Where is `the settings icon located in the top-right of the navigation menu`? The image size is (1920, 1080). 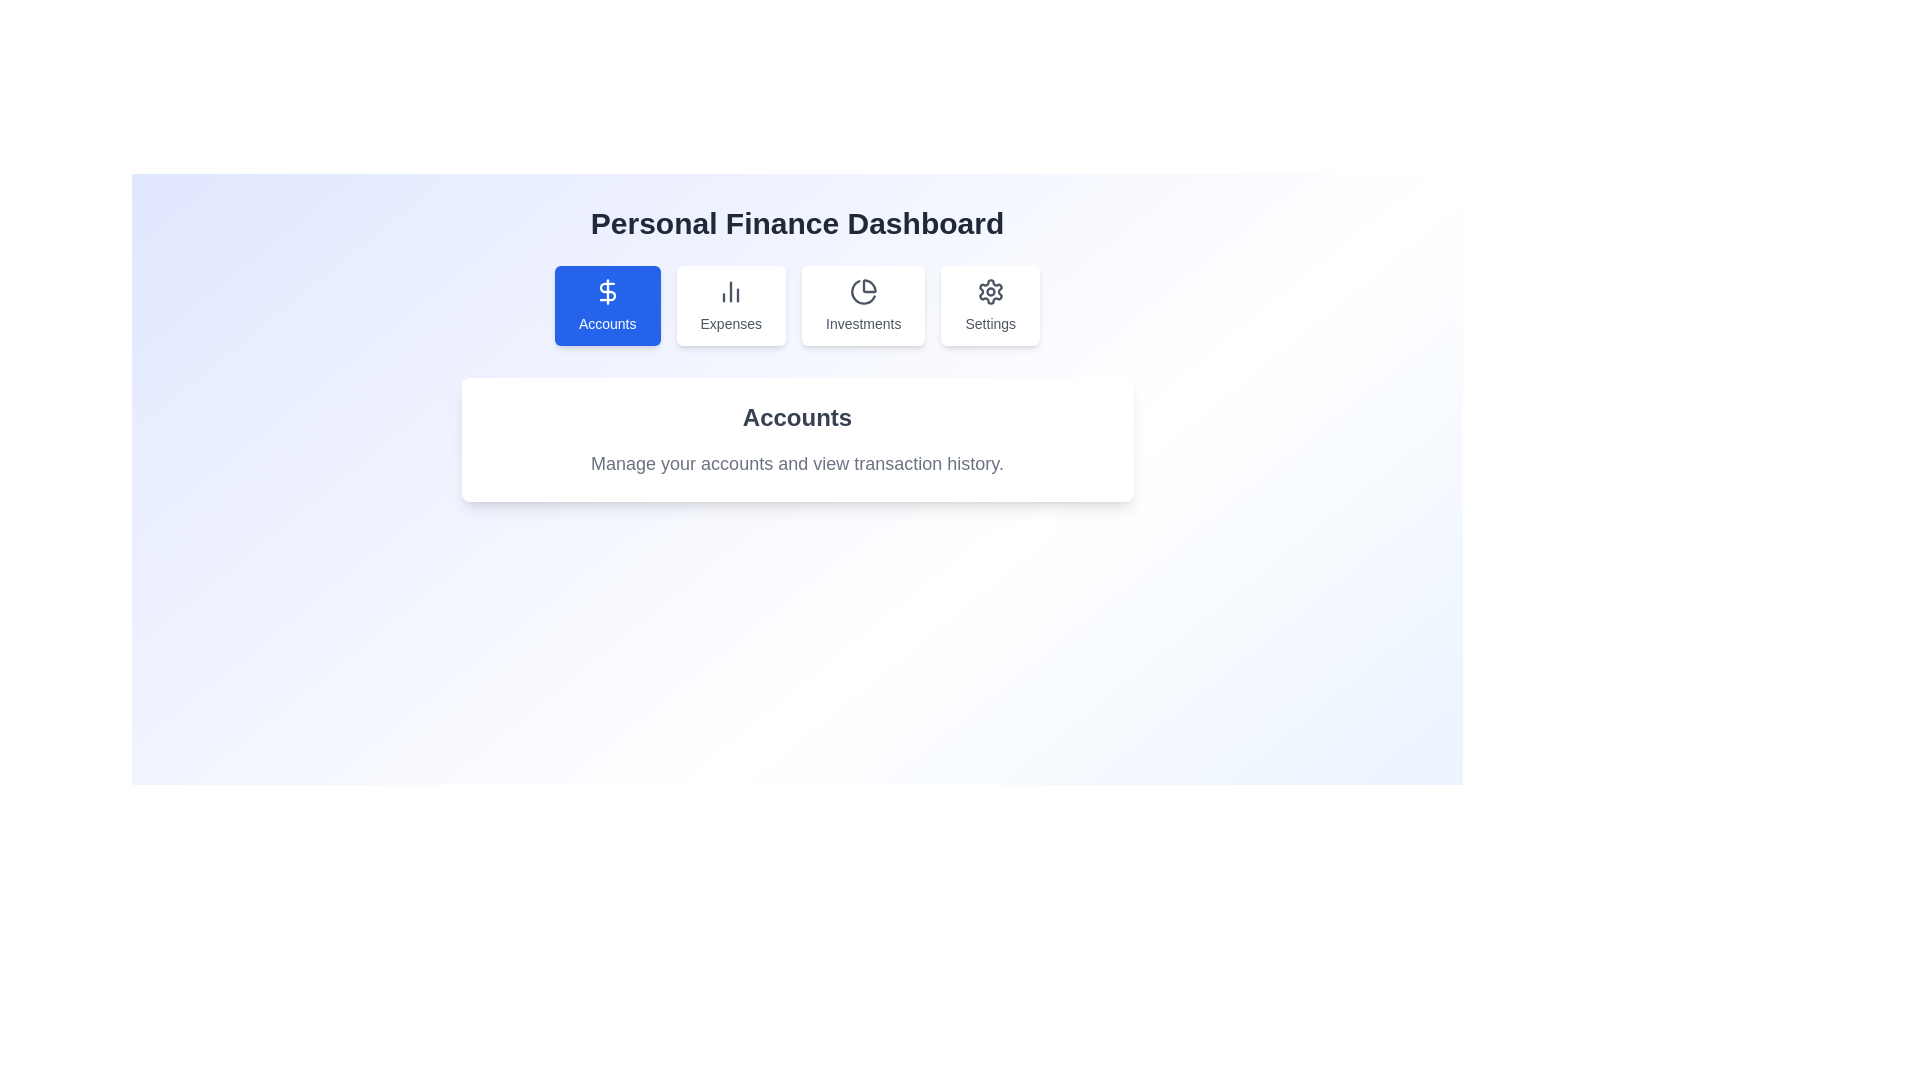
the settings icon located in the top-right of the navigation menu is located at coordinates (990, 292).